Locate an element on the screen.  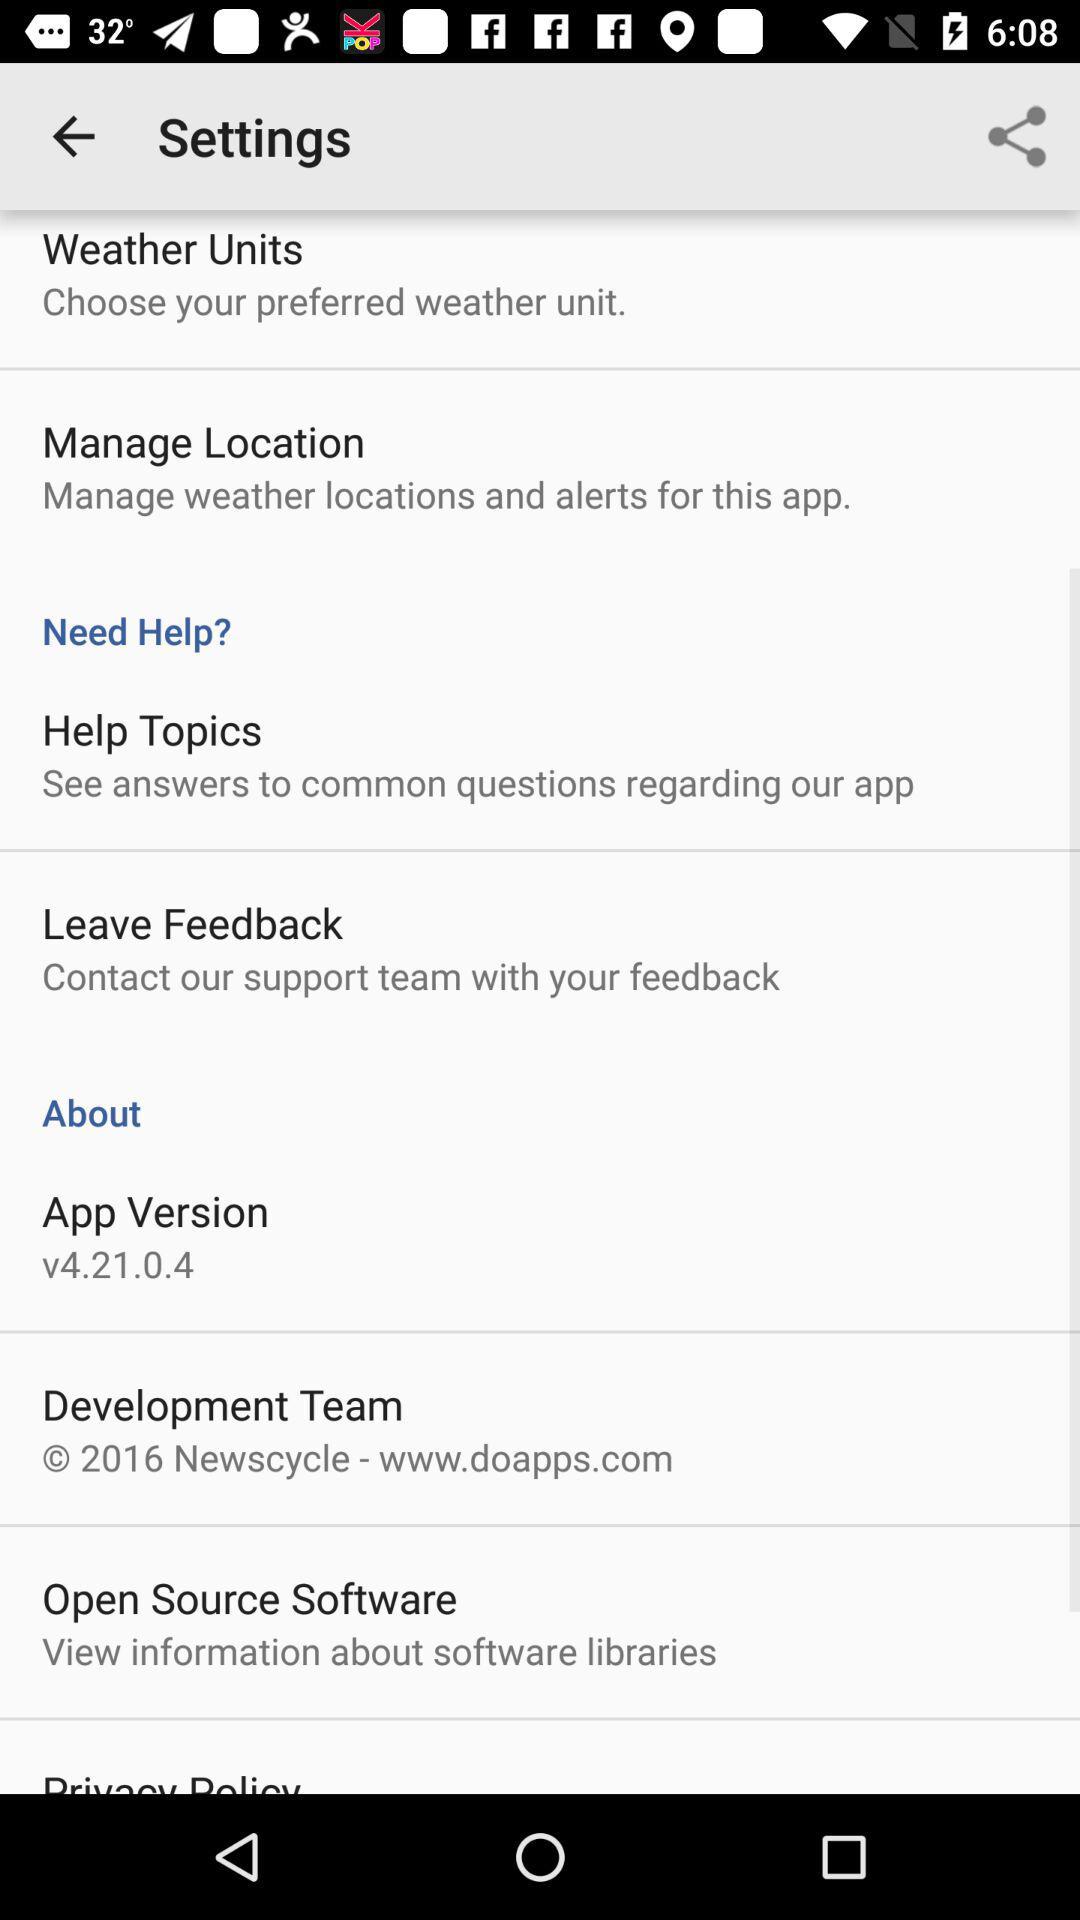
item above the v4 21 0 is located at coordinates (154, 1209).